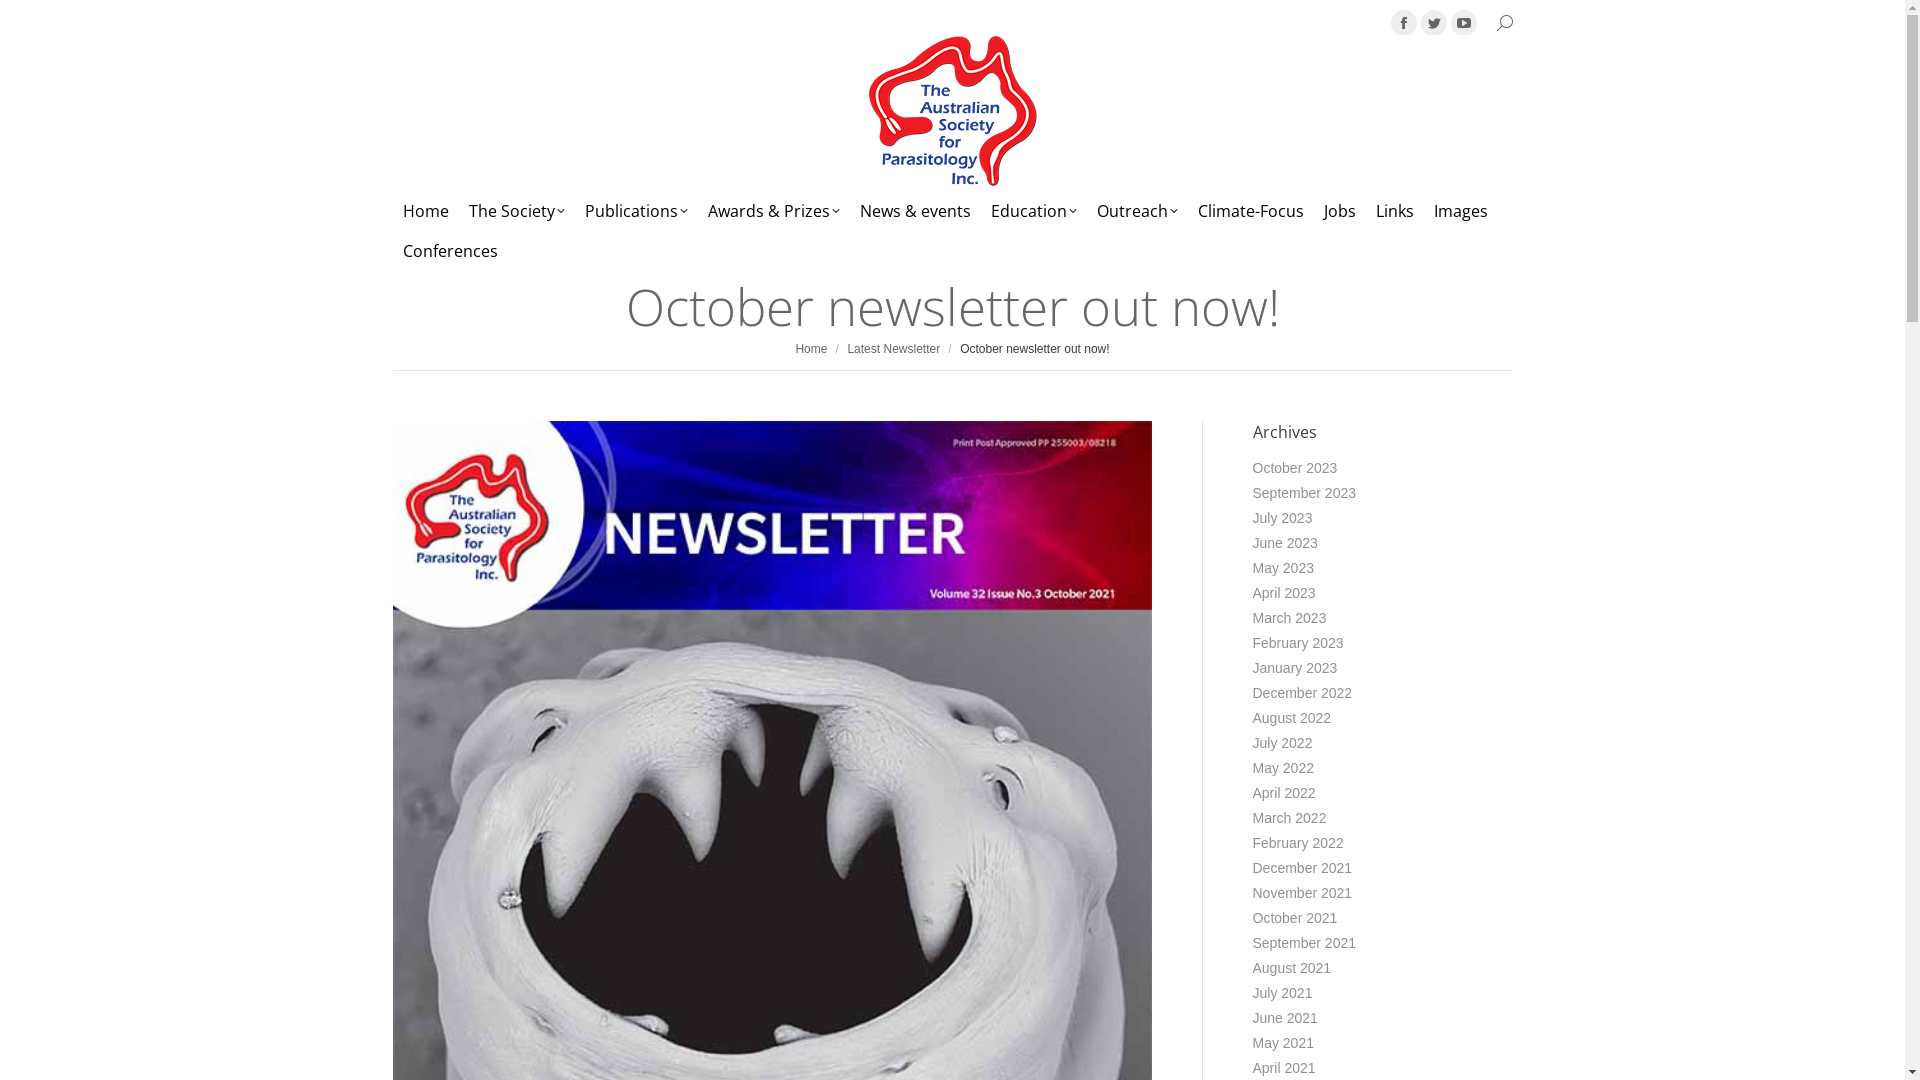  What do you see at coordinates (1297, 643) in the screenshot?
I see `'February 2023'` at bounding box center [1297, 643].